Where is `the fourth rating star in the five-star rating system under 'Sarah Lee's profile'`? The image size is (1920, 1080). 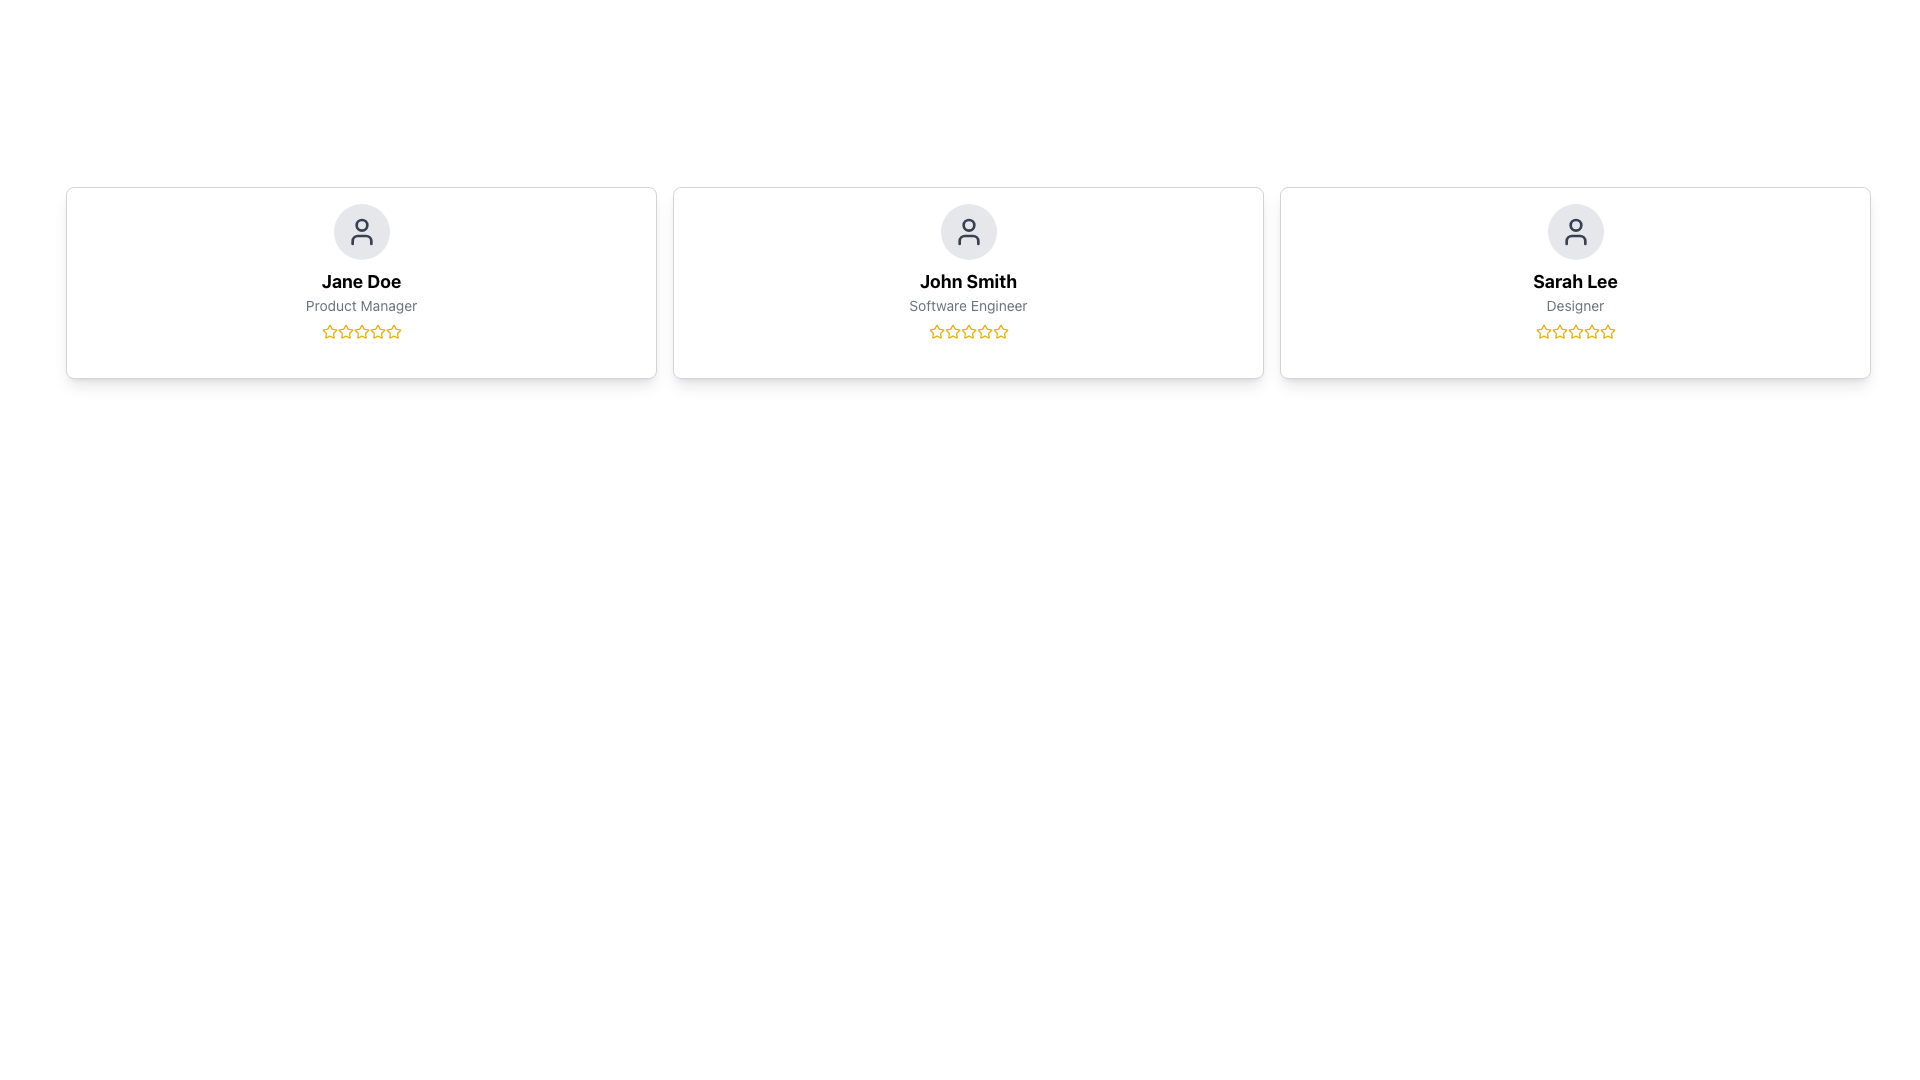 the fourth rating star in the five-star rating system under 'Sarah Lee's profile' is located at coordinates (1590, 330).